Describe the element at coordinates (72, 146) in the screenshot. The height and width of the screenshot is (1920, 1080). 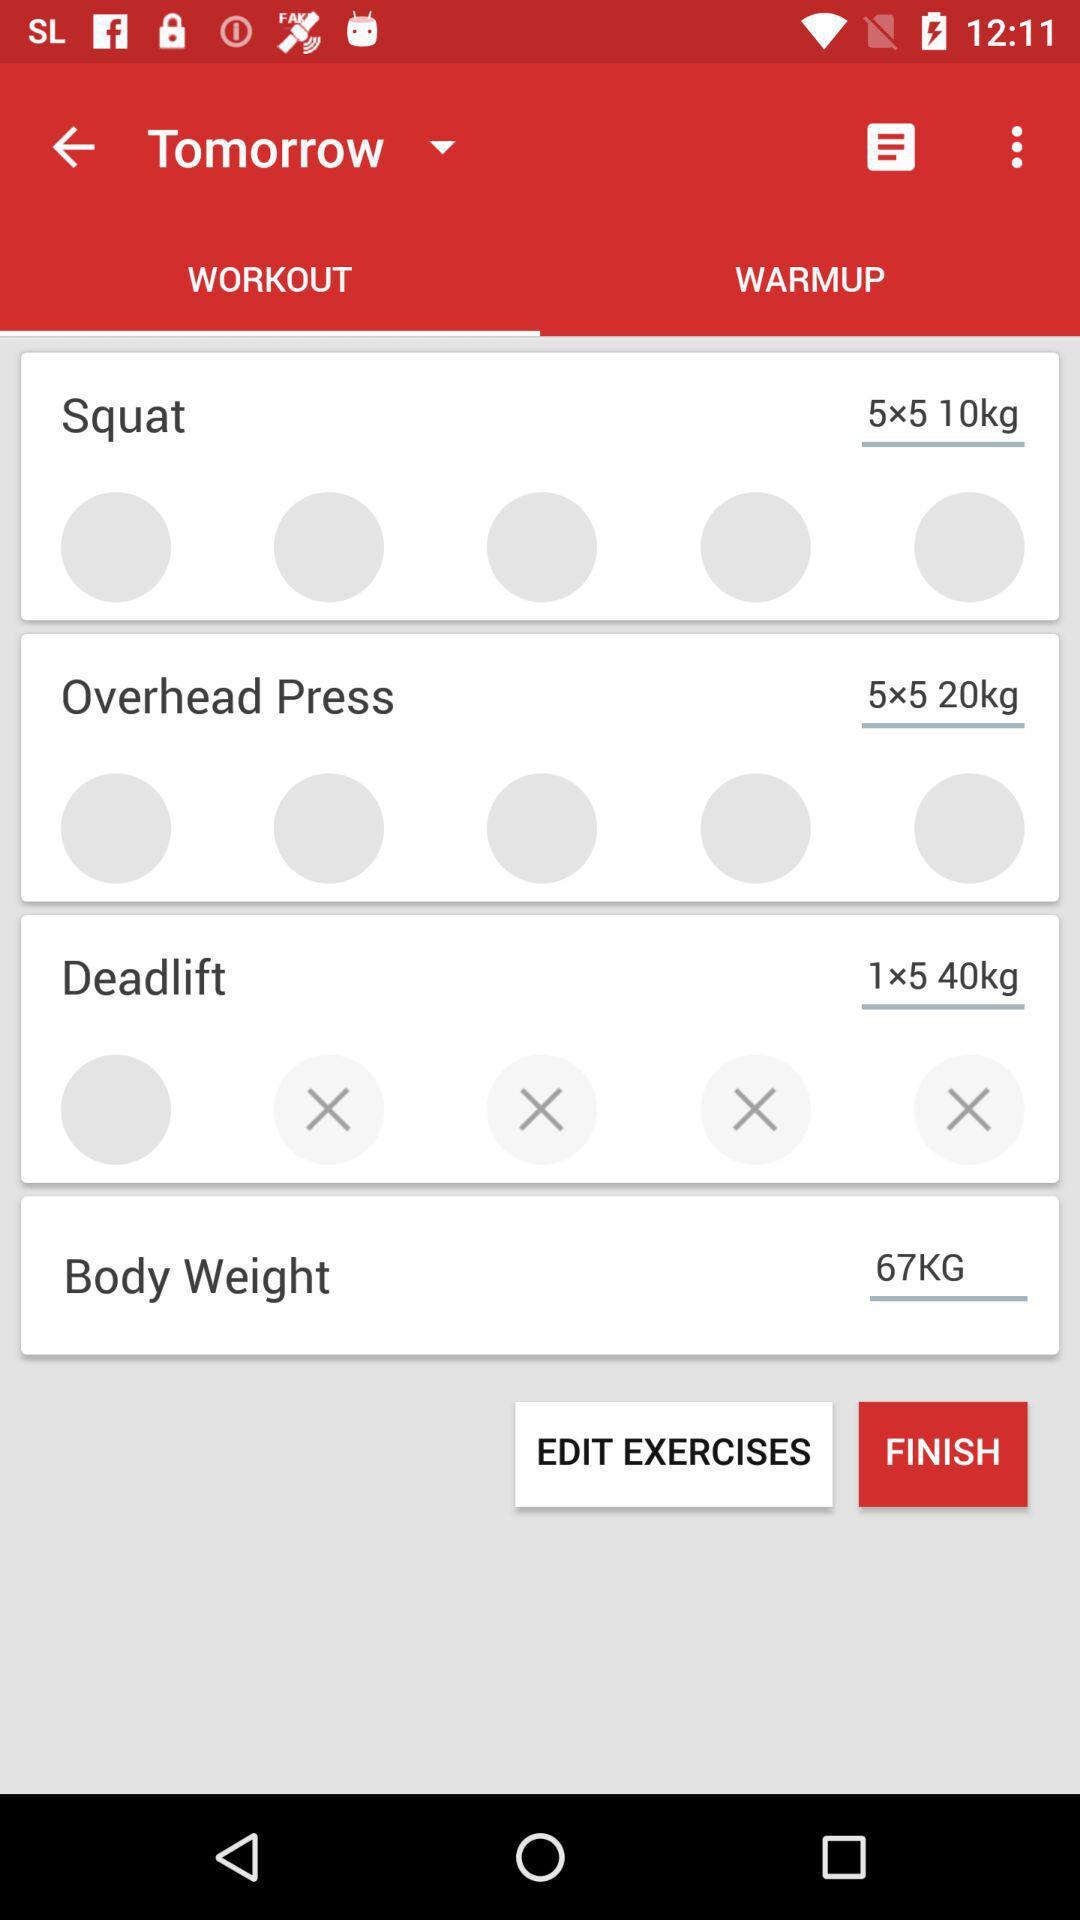
I see `the item above workout icon` at that location.